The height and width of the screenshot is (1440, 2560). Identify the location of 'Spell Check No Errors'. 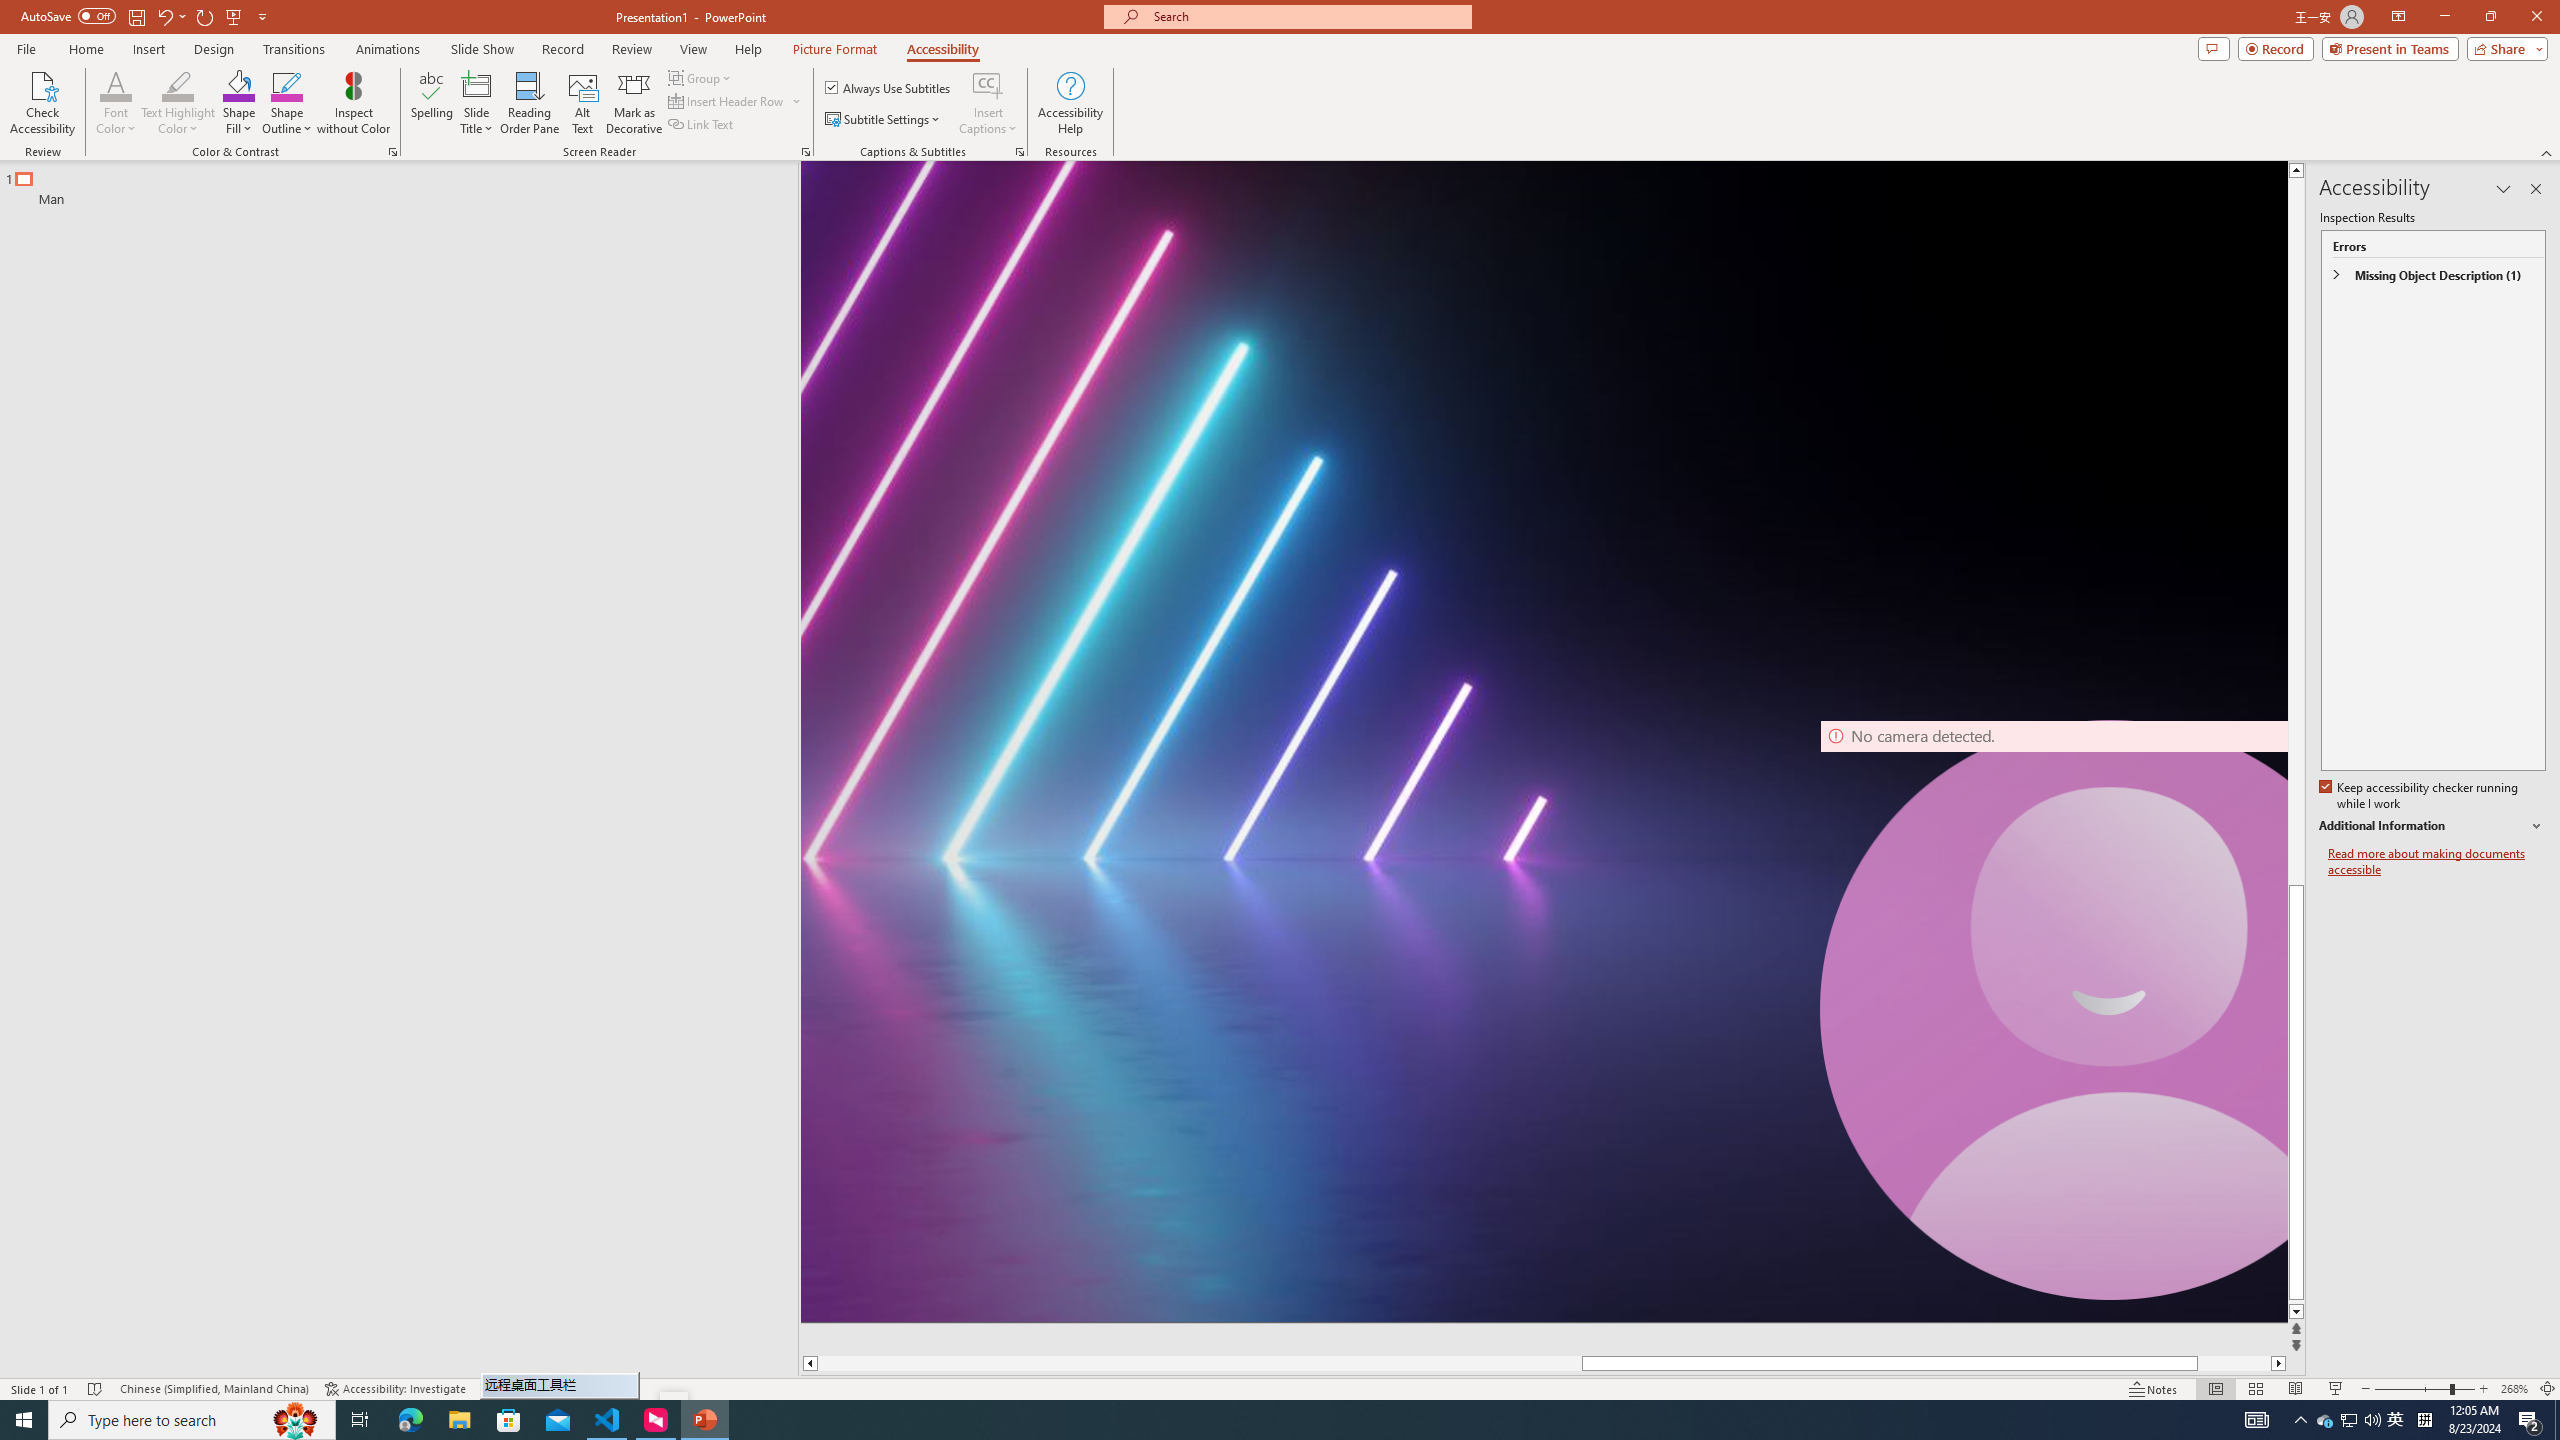
(95, 1389).